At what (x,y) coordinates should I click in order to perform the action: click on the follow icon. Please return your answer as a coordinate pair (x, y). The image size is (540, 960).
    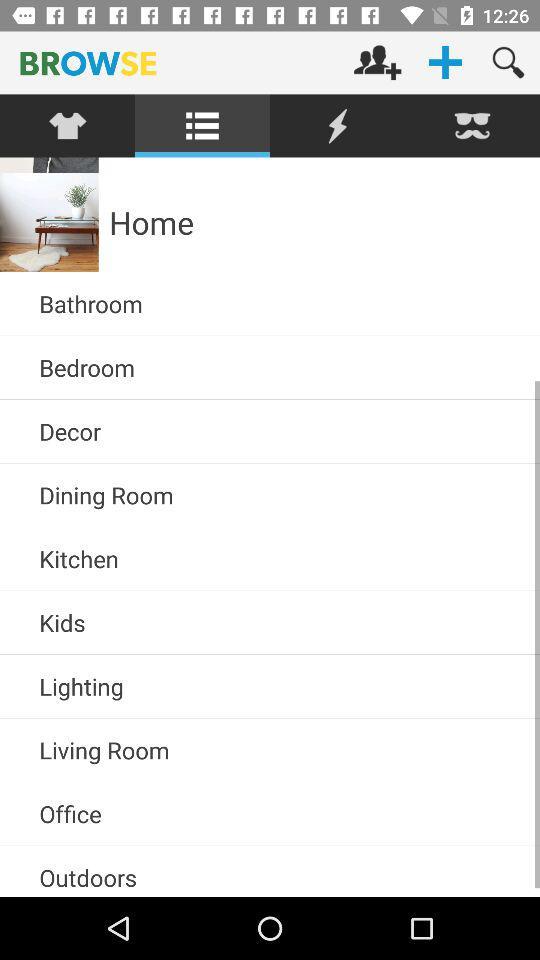
    Looking at the image, I should click on (377, 62).